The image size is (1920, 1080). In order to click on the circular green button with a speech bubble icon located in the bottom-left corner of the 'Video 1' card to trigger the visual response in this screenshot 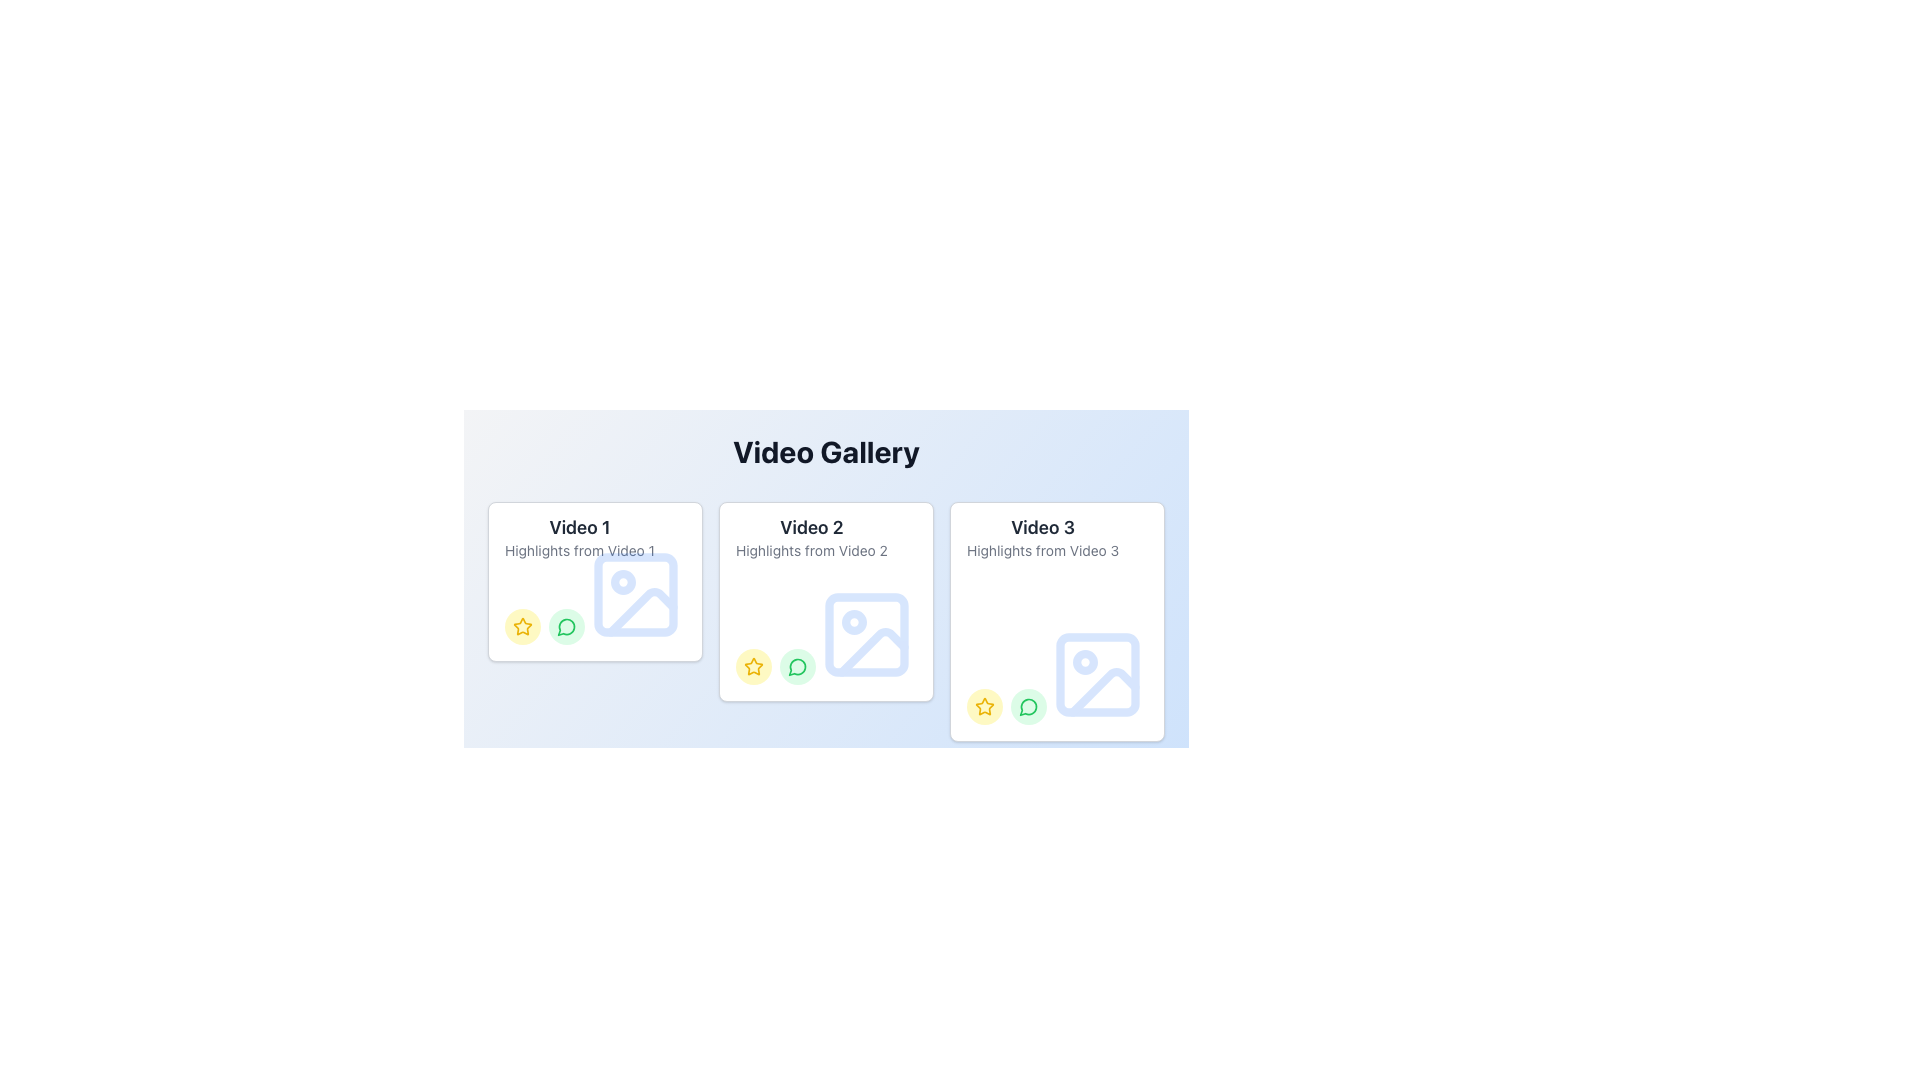, I will do `click(565, 626)`.